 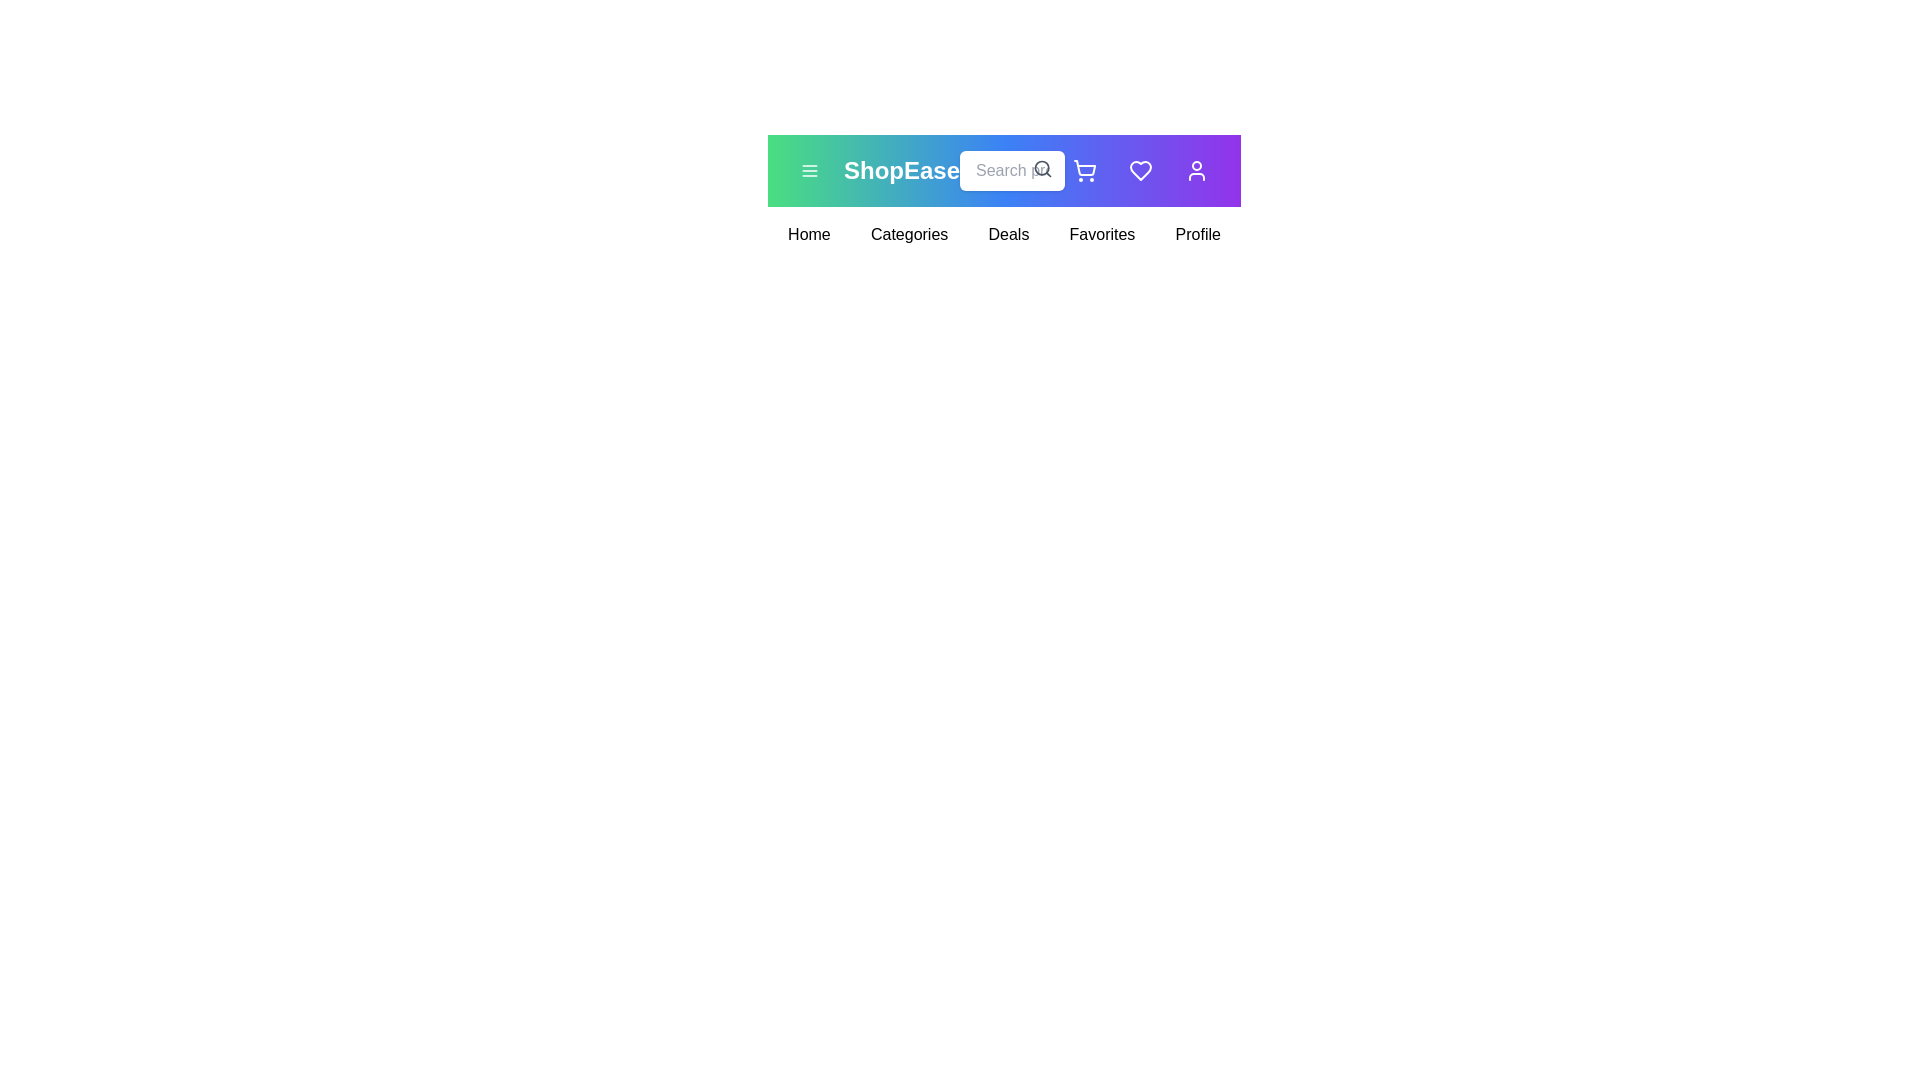 What do you see at coordinates (1141, 169) in the screenshot?
I see `the heart icon to mark items as favorites` at bounding box center [1141, 169].